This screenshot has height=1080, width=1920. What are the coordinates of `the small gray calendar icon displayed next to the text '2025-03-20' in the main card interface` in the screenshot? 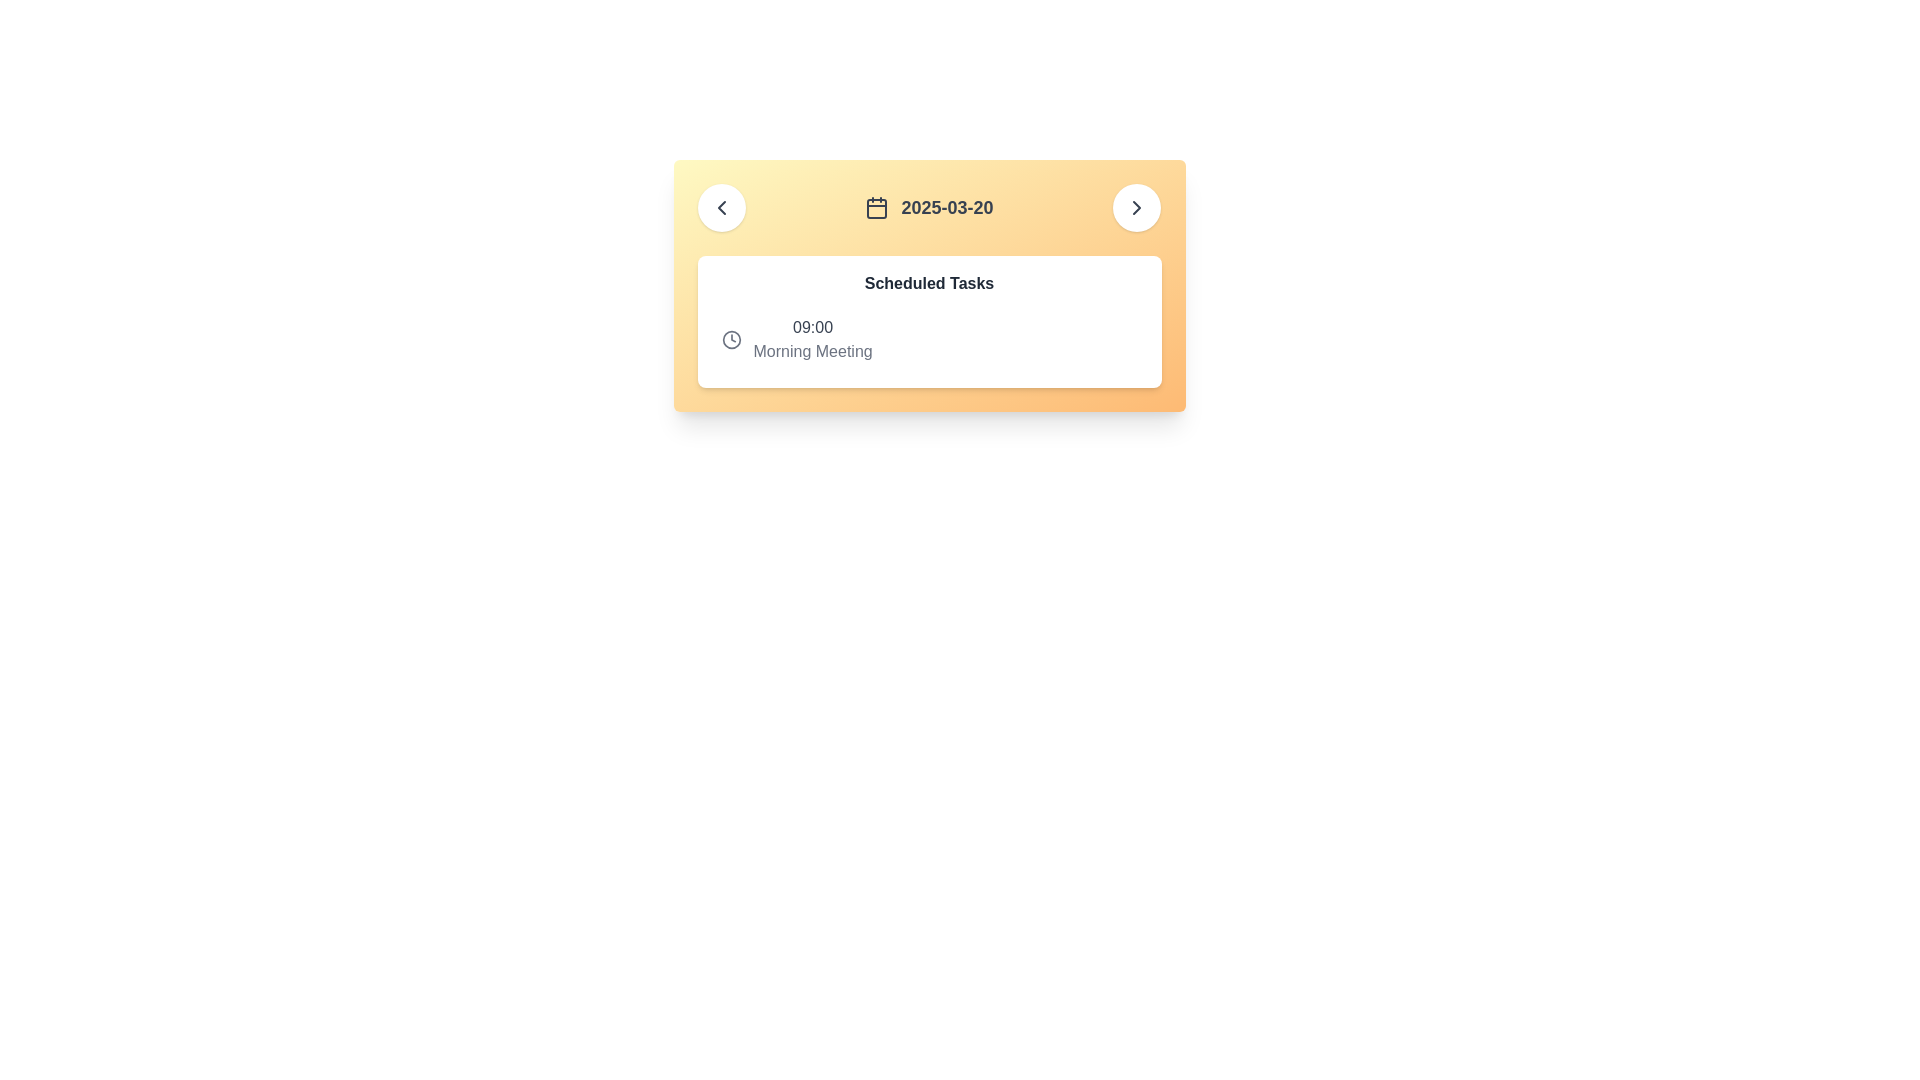 It's located at (877, 208).